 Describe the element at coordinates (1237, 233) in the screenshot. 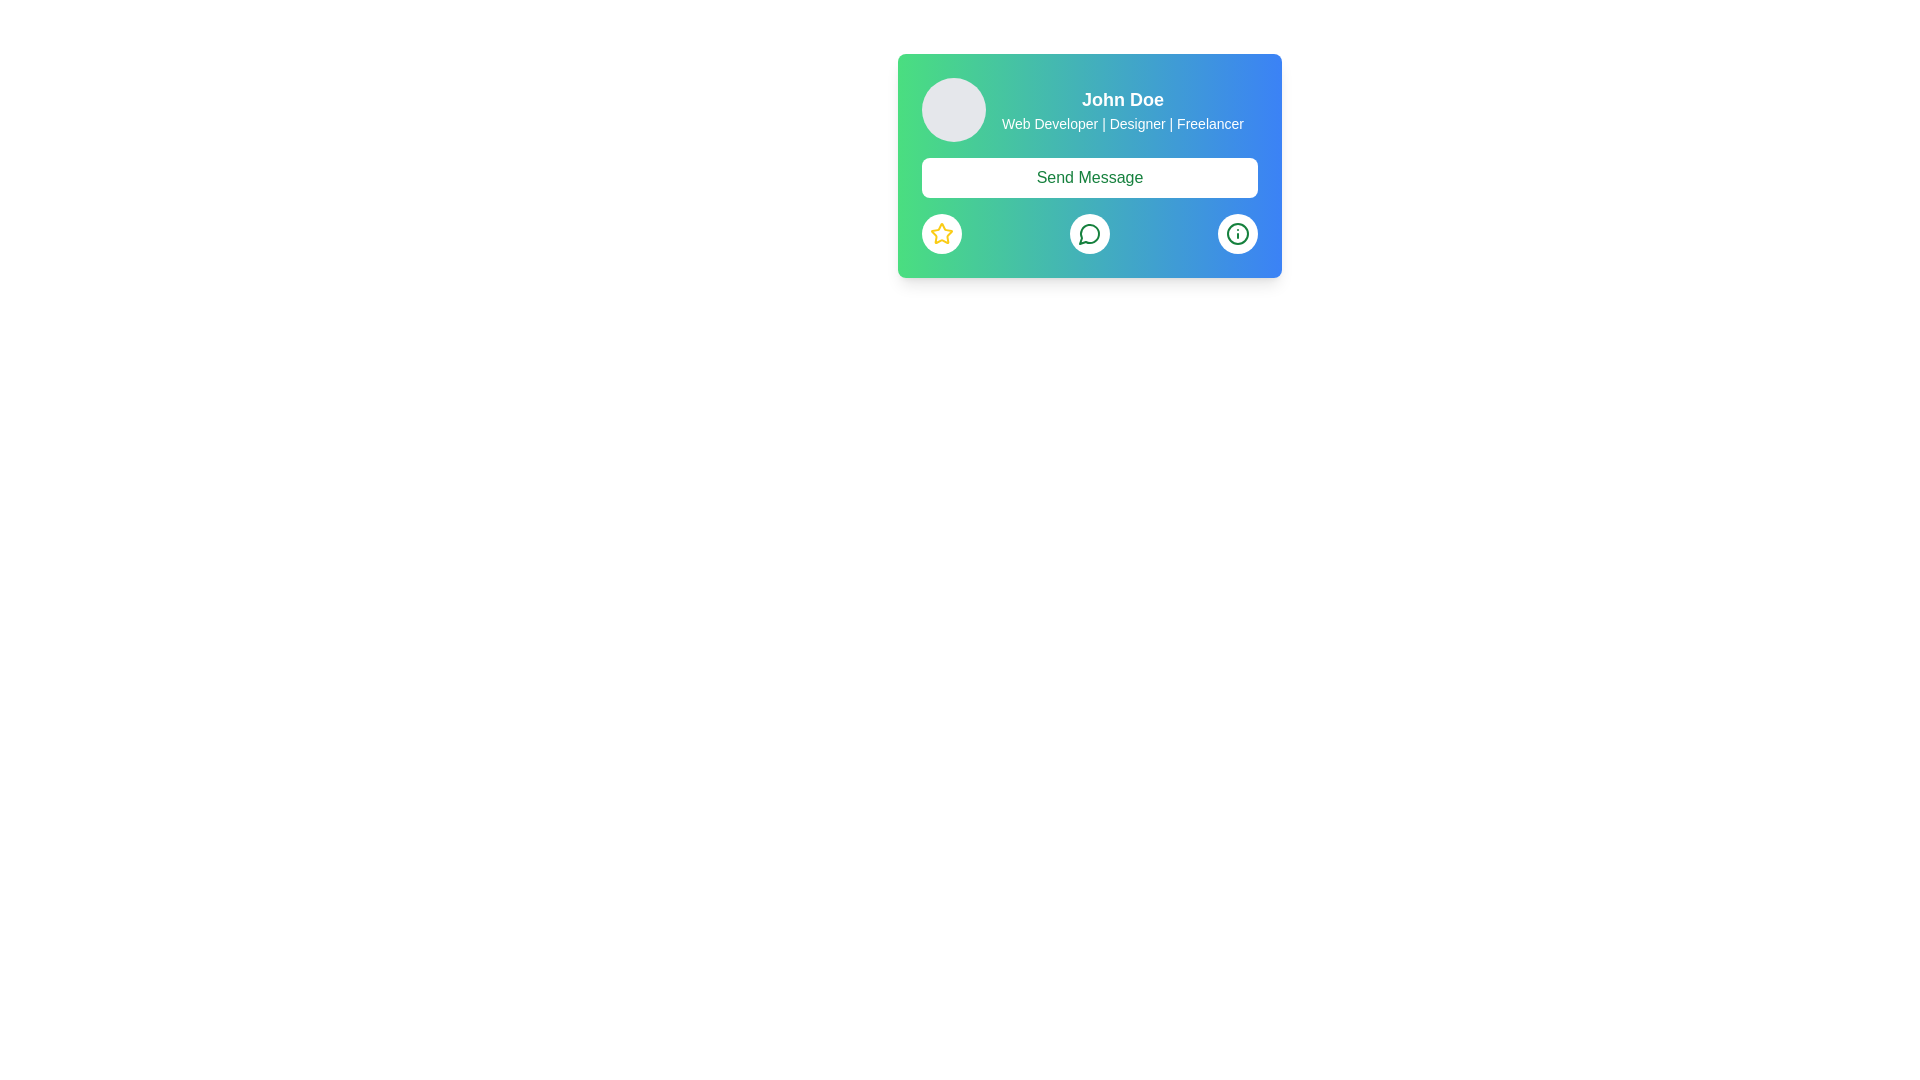

I see `the circular icon with a green information symbol on a white background, which is the rightmost icon below the 'Send Message' button` at that location.